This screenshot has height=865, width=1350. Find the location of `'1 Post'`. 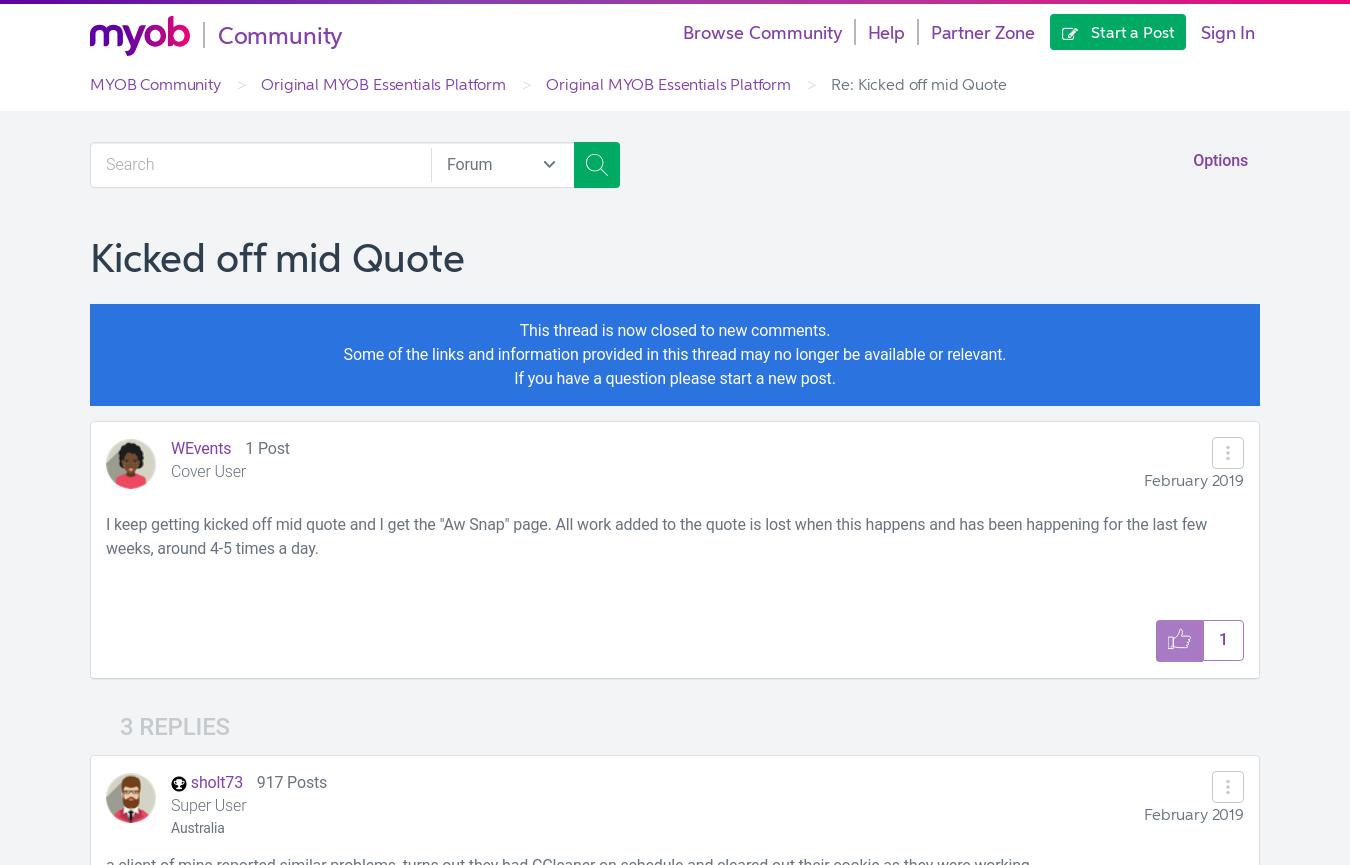

'1 Post' is located at coordinates (244, 447).